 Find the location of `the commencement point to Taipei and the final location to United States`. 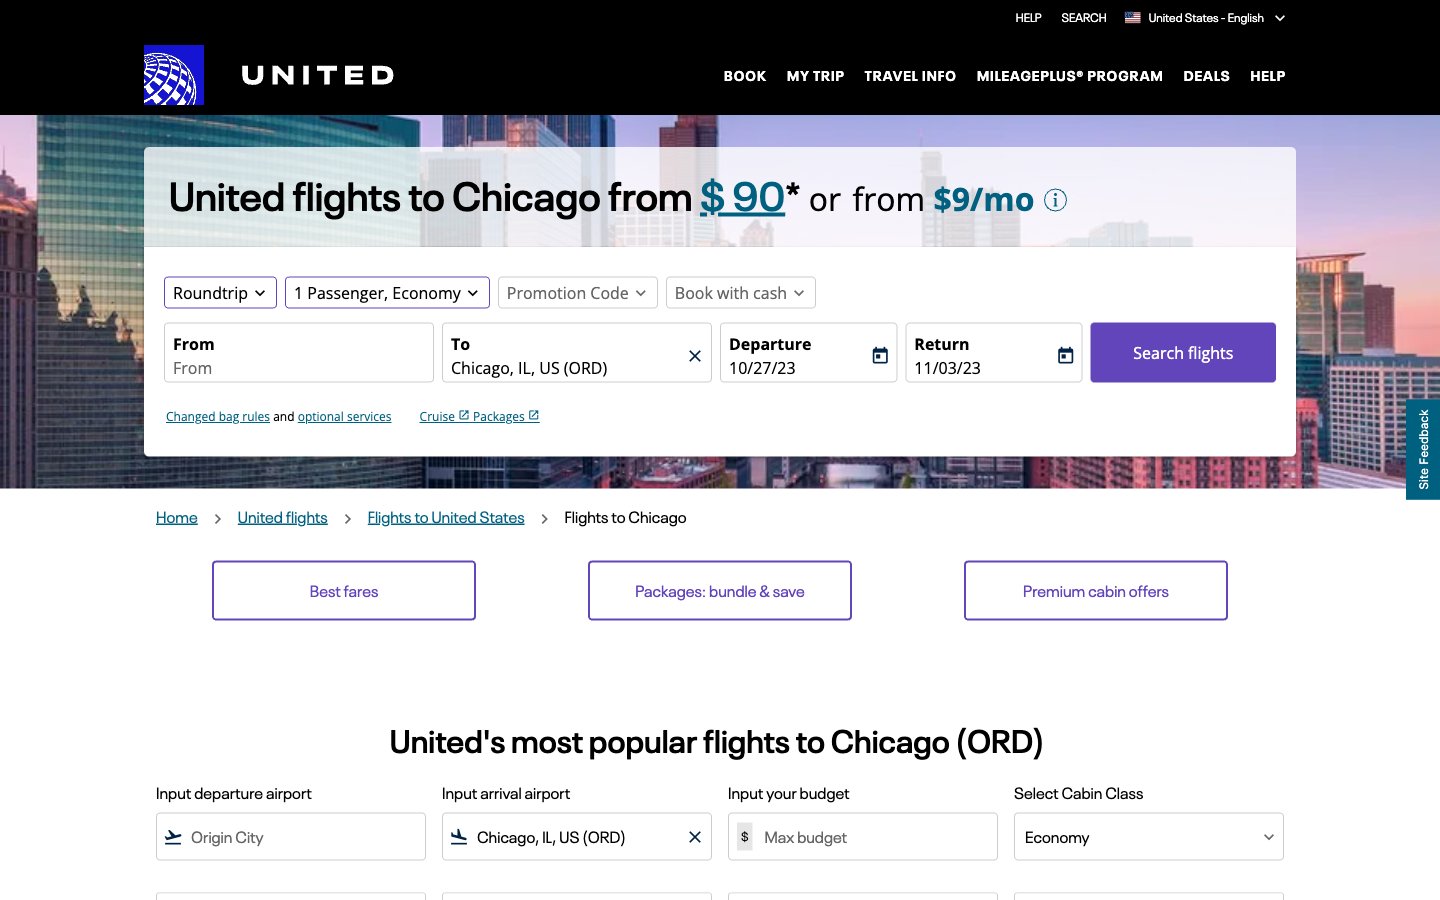

the commencement point to Taipei and the final location to United States is located at coordinates (297, 368).